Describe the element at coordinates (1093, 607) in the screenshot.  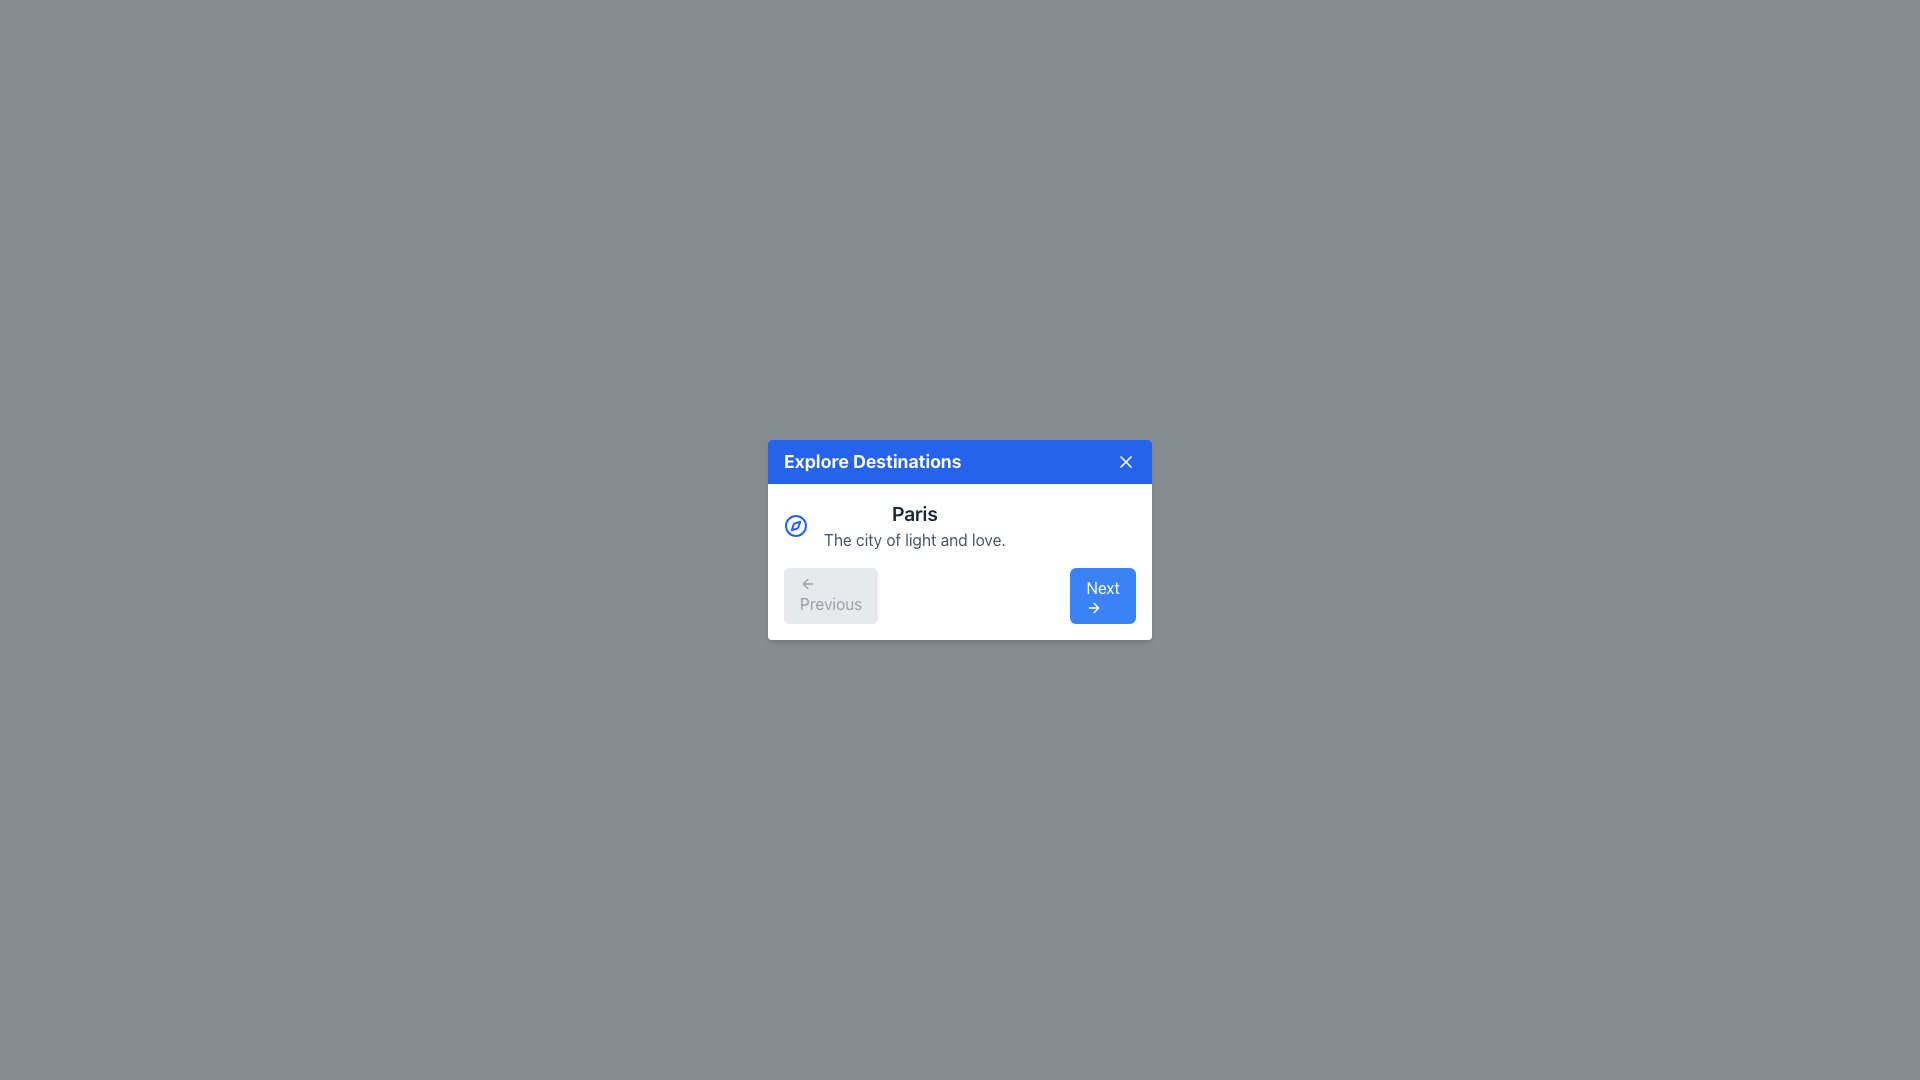
I see `the right-pointing arrow icon embedded within the blue 'Next' button, which serves as a forward navigation indicator in the modal dialog interface` at that location.